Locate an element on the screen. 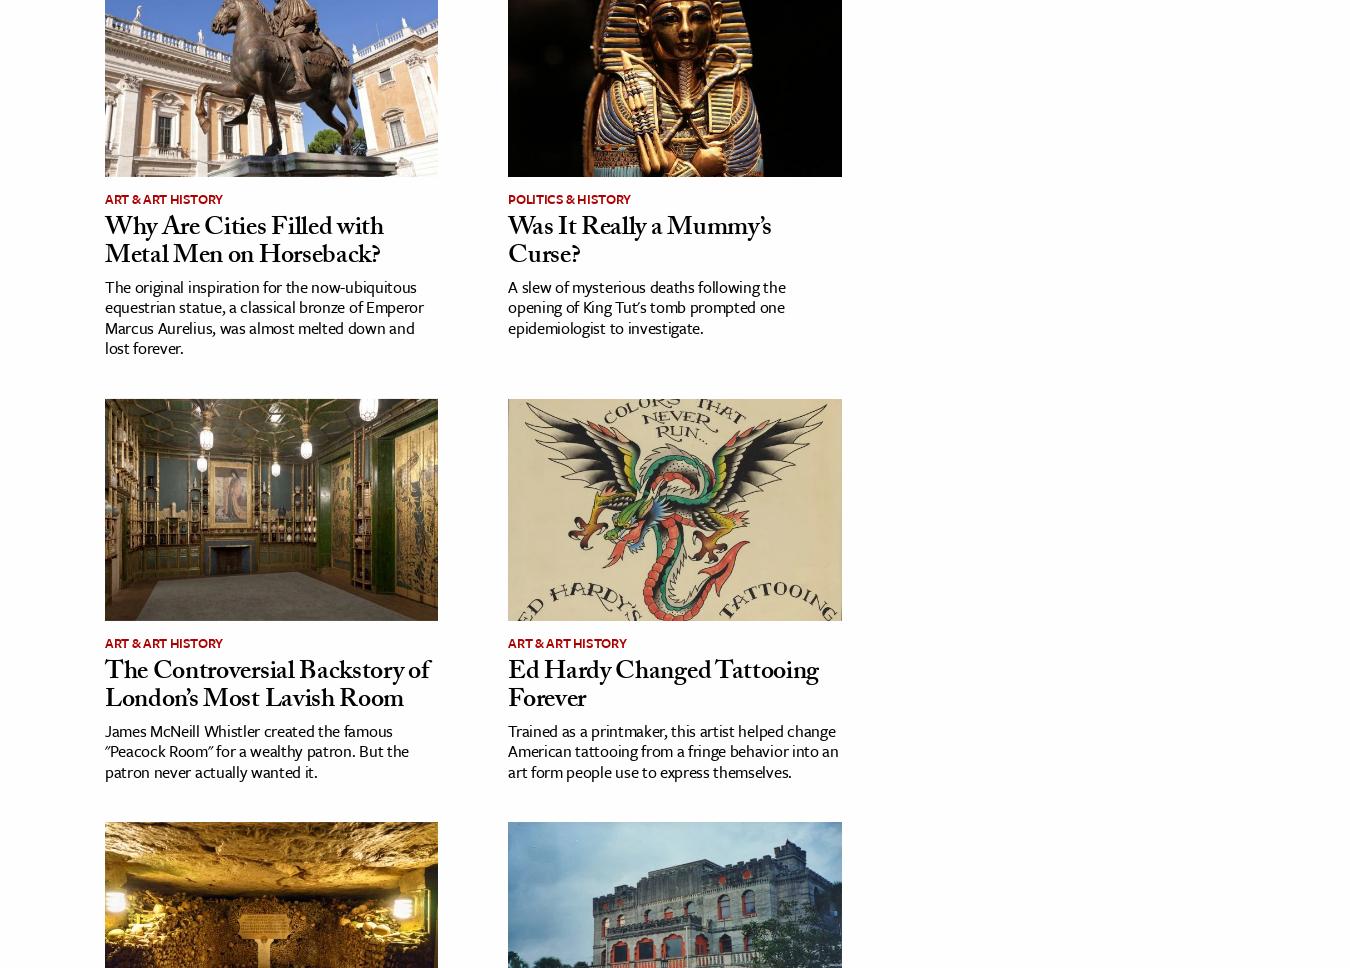  'Trained as a printmaker, this artist helped change American tattooing from a fringe behavior into an art form people use to express themselves.' is located at coordinates (672, 750).